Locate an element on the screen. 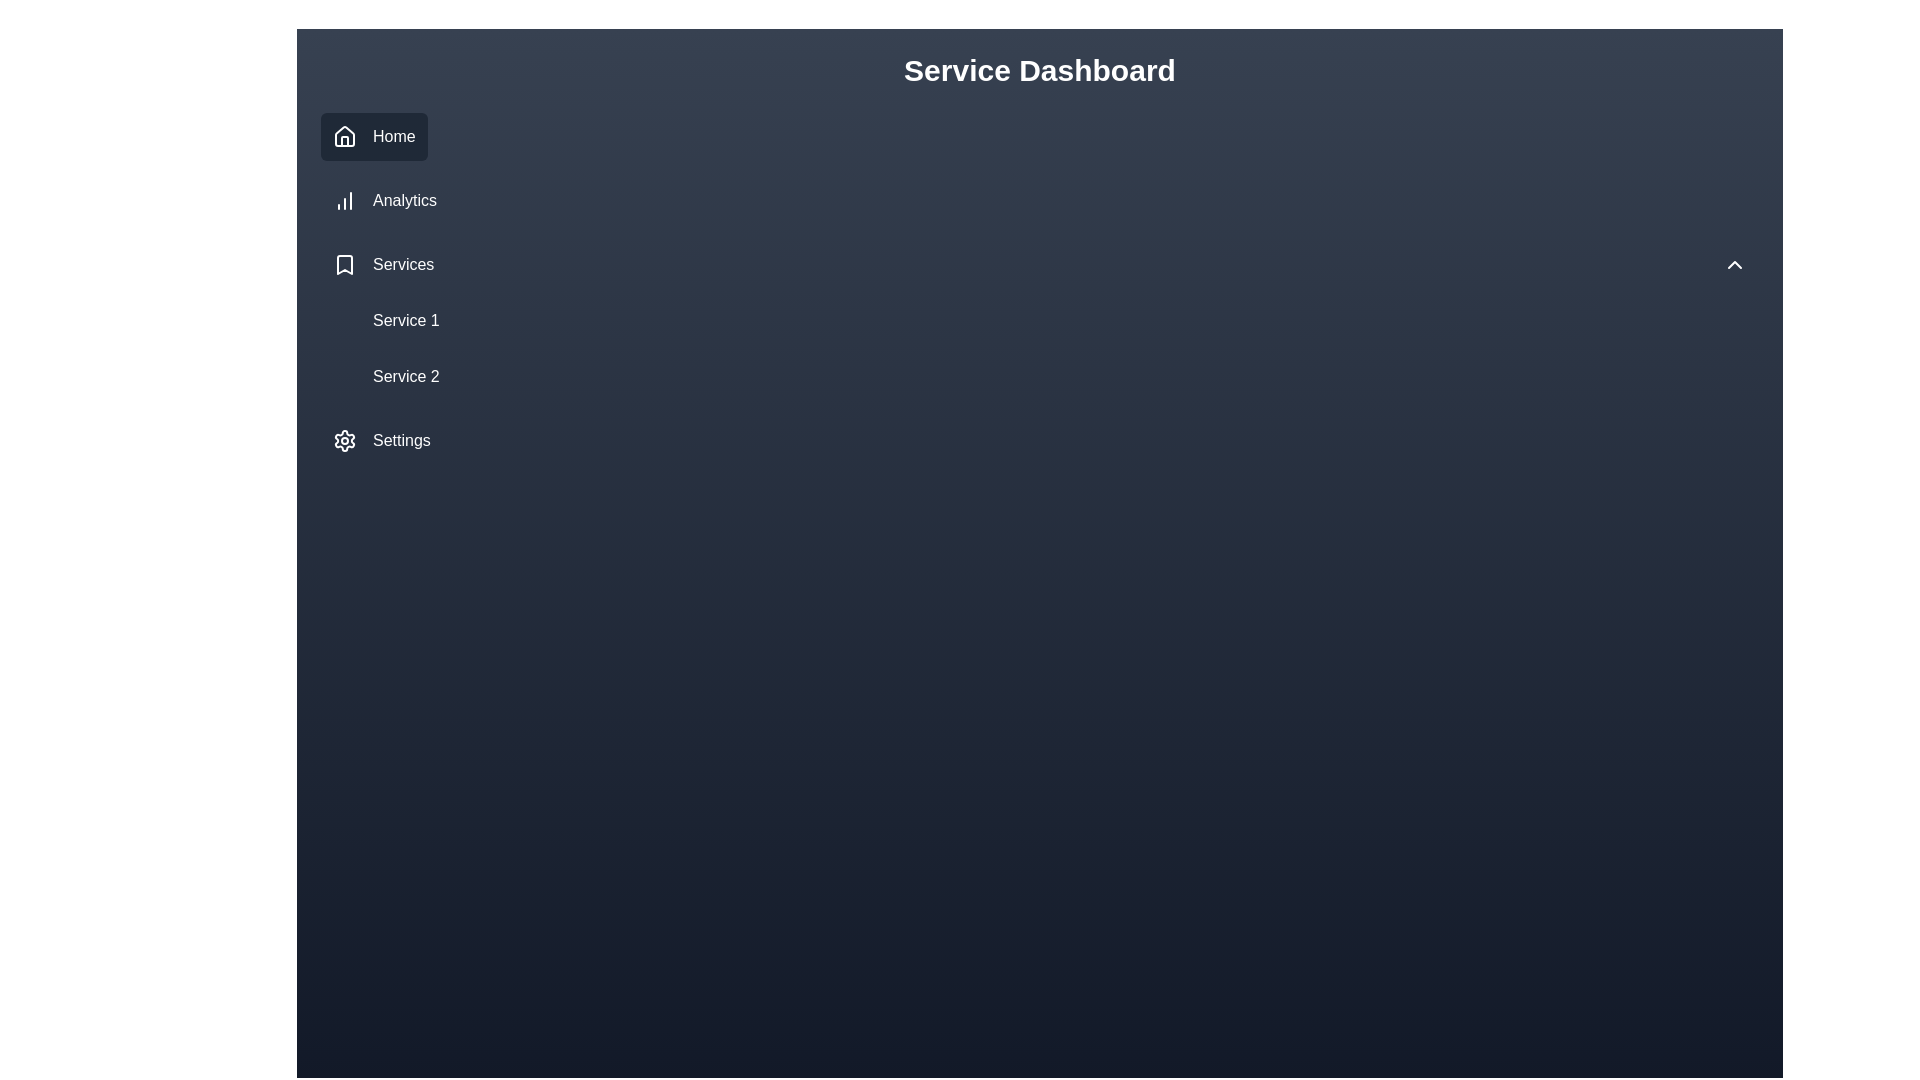 This screenshot has height=1080, width=1920. the house-shaped icon in the sidebar next to the 'Home' label is located at coordinates (345, 135).